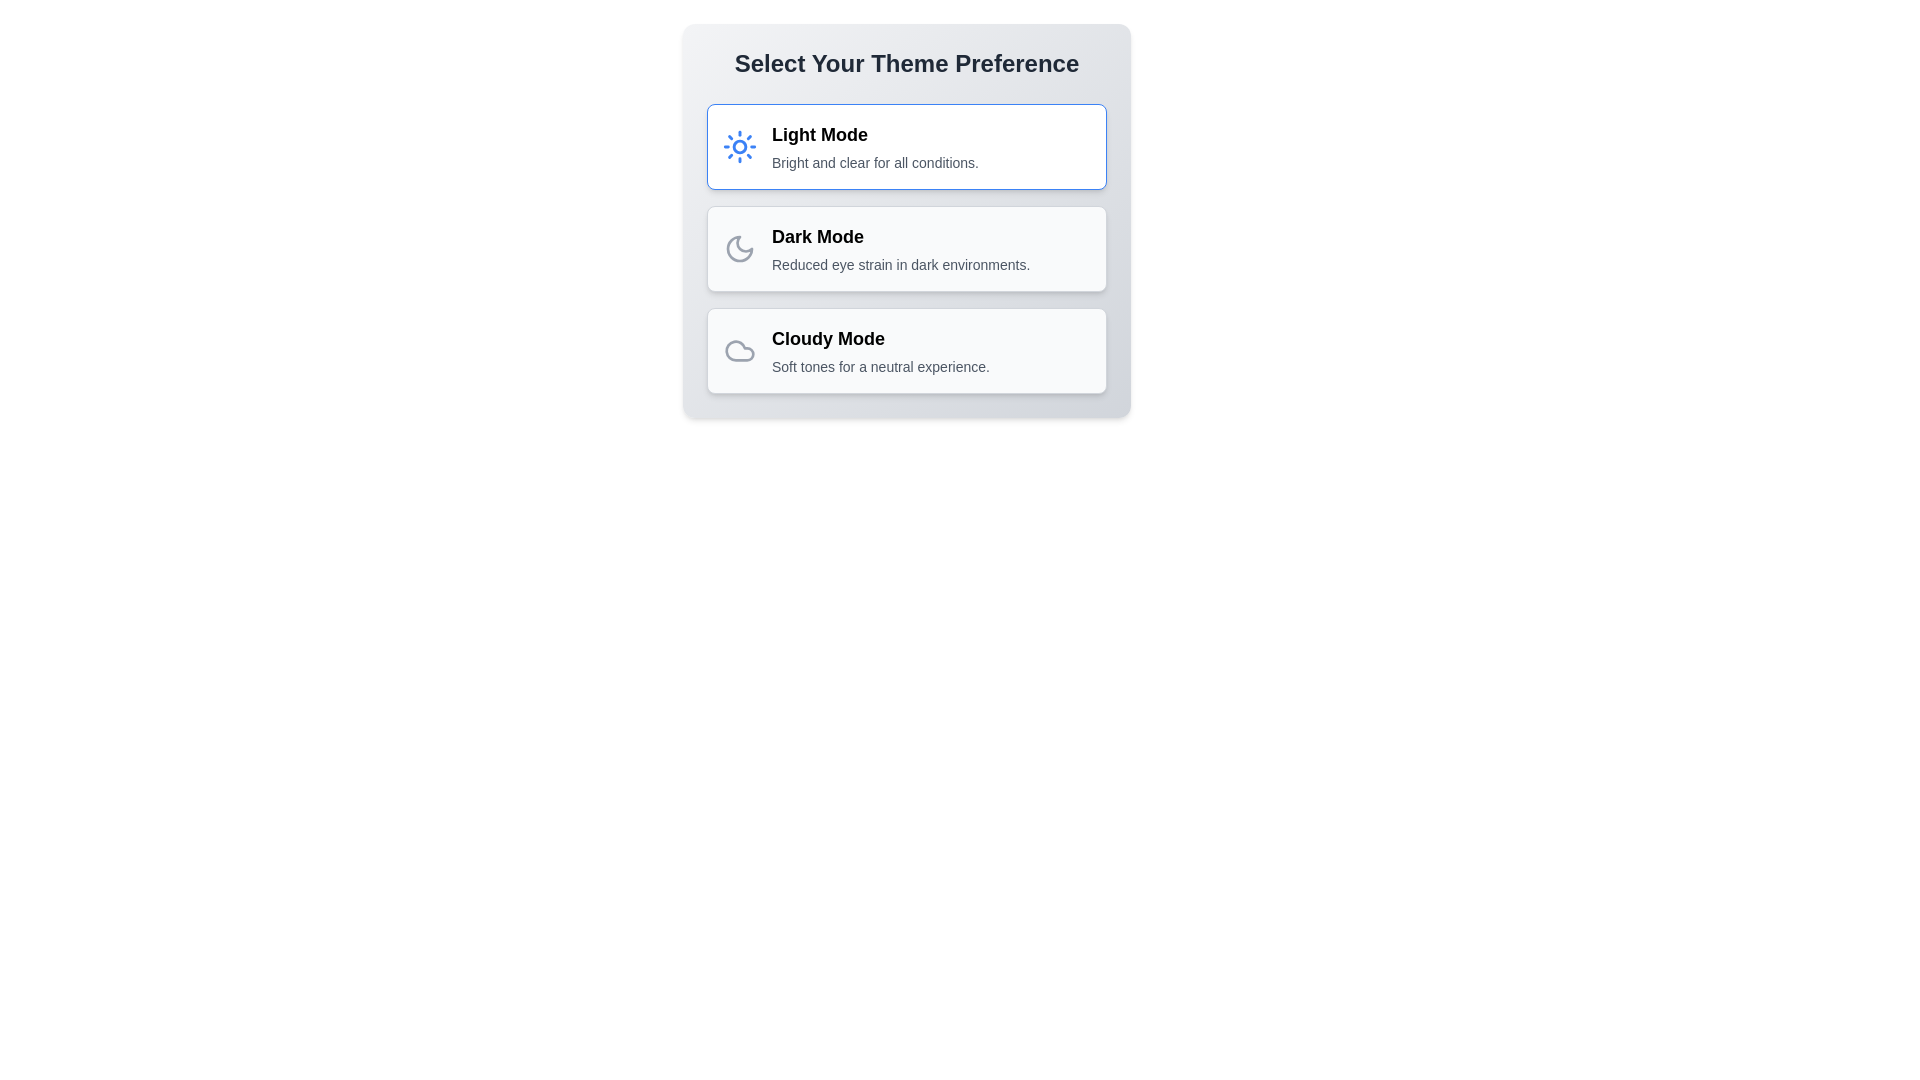 Image resolution: width=1920 pixels, height=1080 pixels. I want to click on the static text label that provides additional information about the 'Light Mode' option, located directly below the 'Light Mode' title, so click(875, 161).